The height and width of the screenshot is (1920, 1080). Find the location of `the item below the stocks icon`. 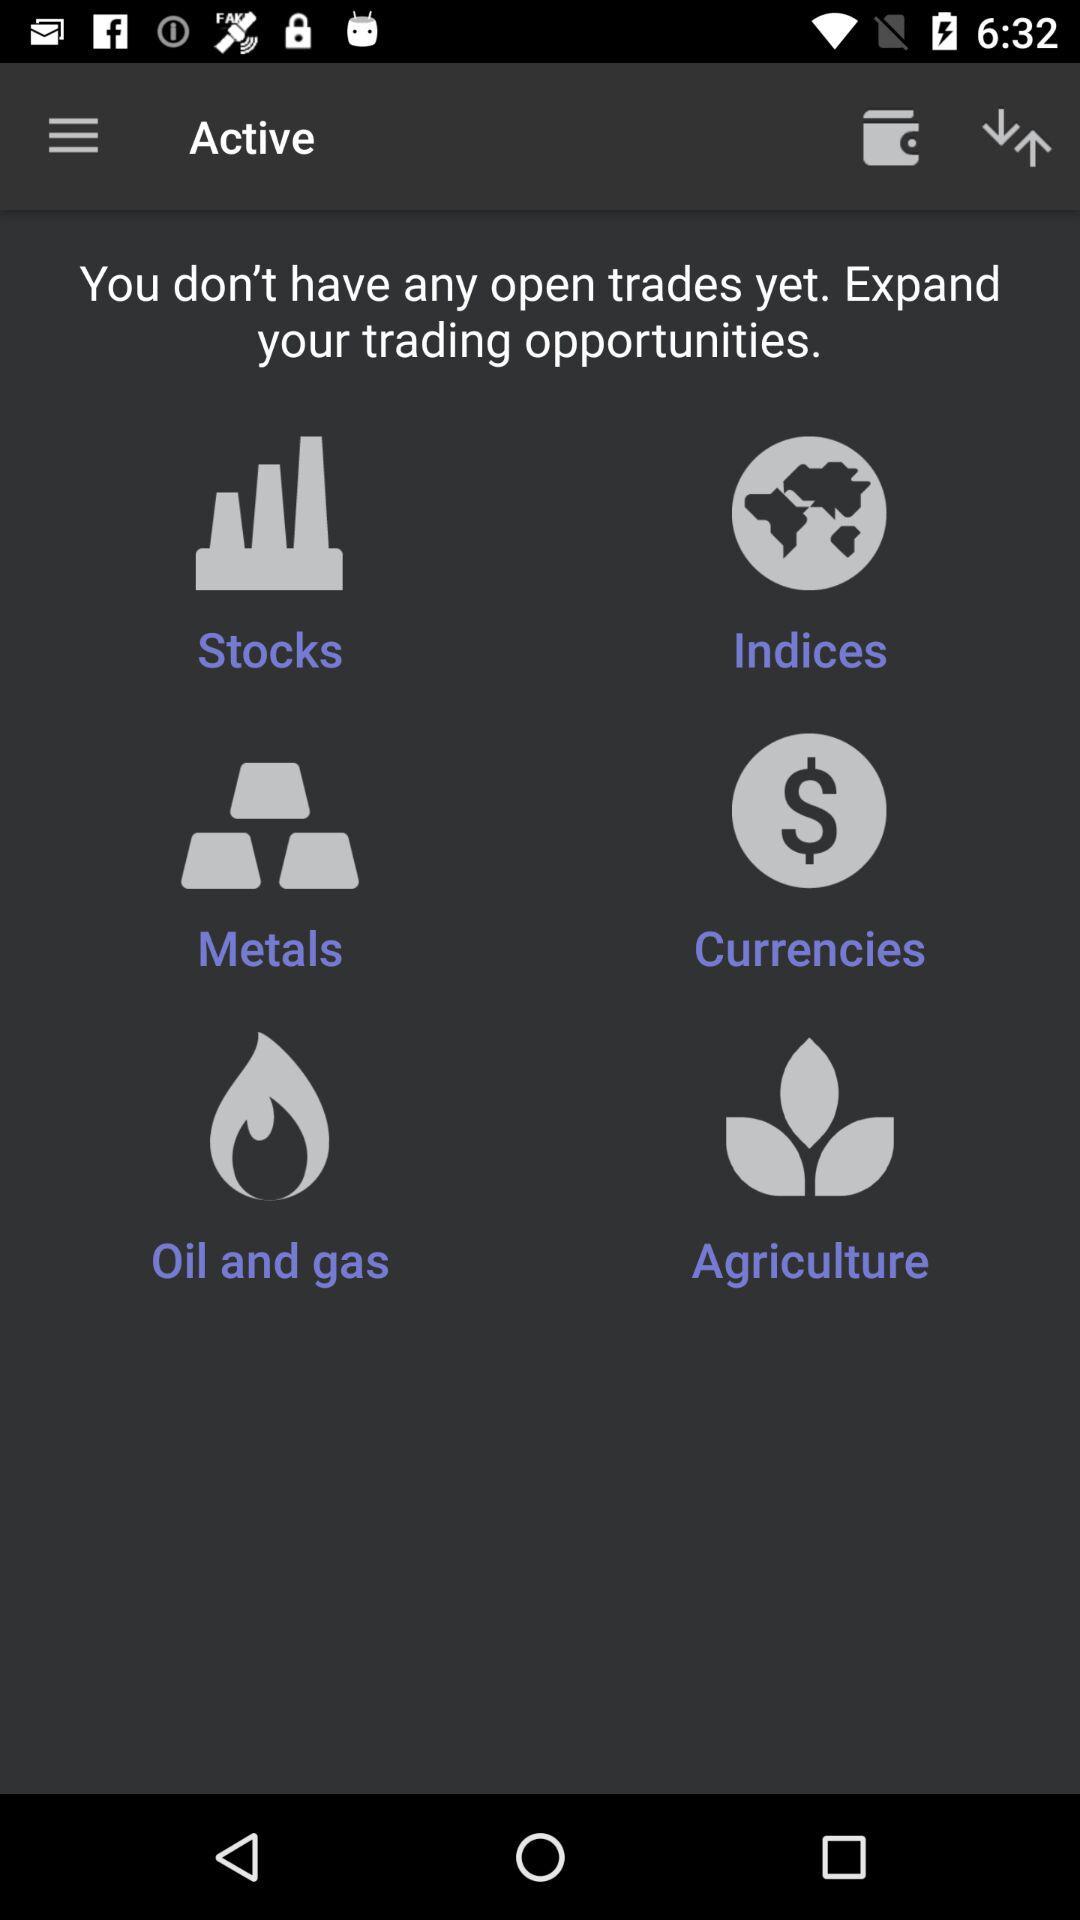

the item below the stocks icon is located at coordinates (270, 871).